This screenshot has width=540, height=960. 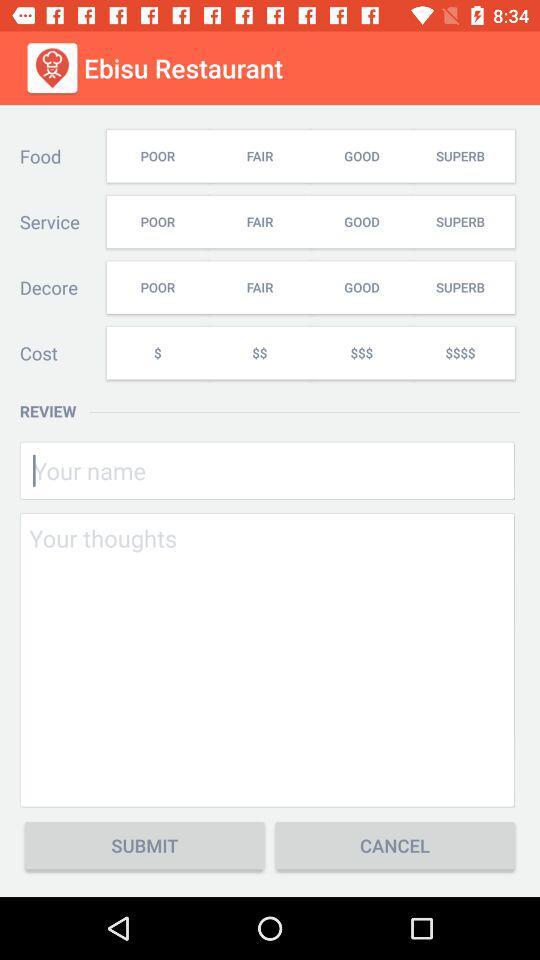 What do you see at coordinates (360, 353) in the screenshot?
I see `the $$$` at bounding box center [360, 353].